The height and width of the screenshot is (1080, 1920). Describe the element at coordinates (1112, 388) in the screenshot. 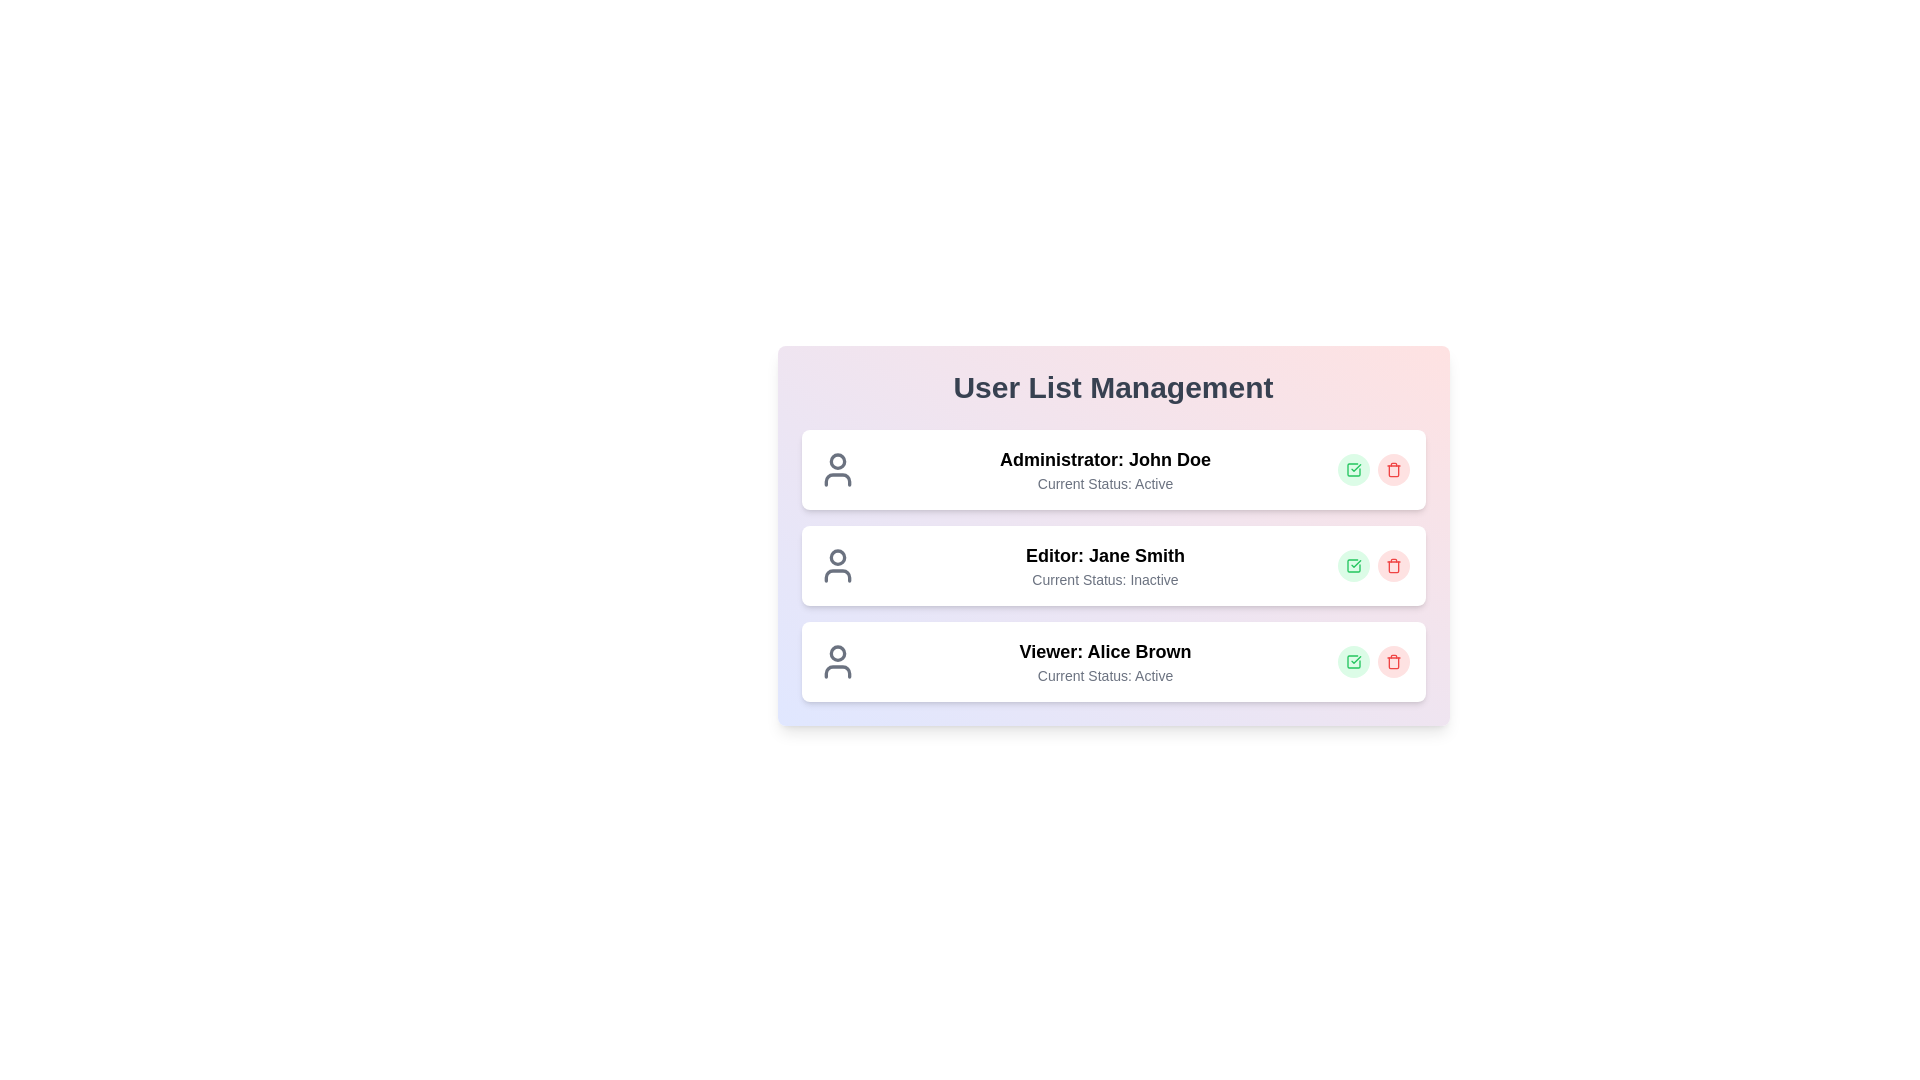

I see `the Text Header that indicates the user list management section for accessibility purposes` at that location.